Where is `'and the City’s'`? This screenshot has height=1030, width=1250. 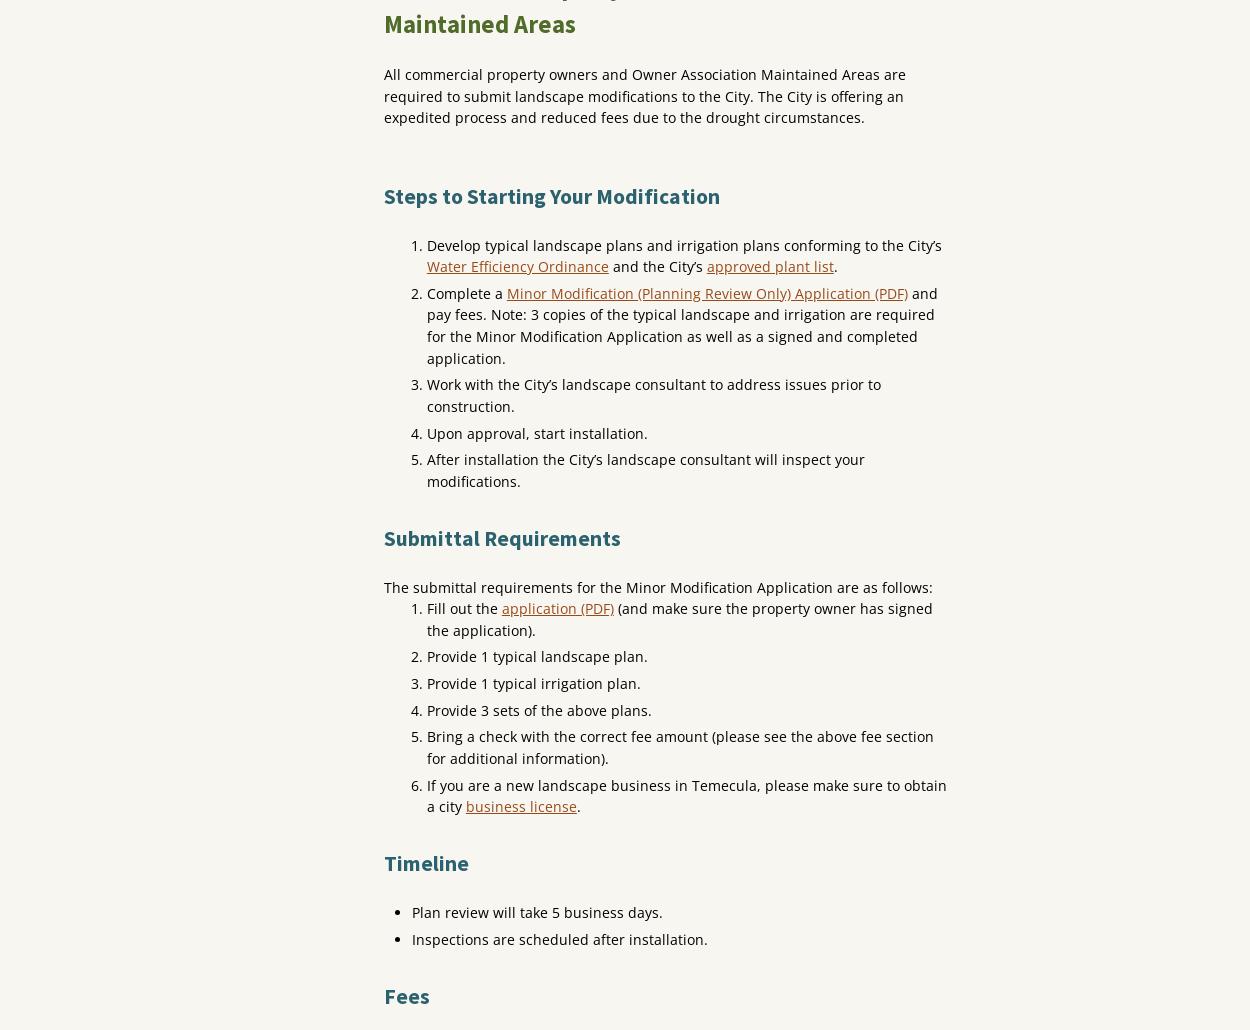 'and the City’s' is located at coordinates (657, 265).